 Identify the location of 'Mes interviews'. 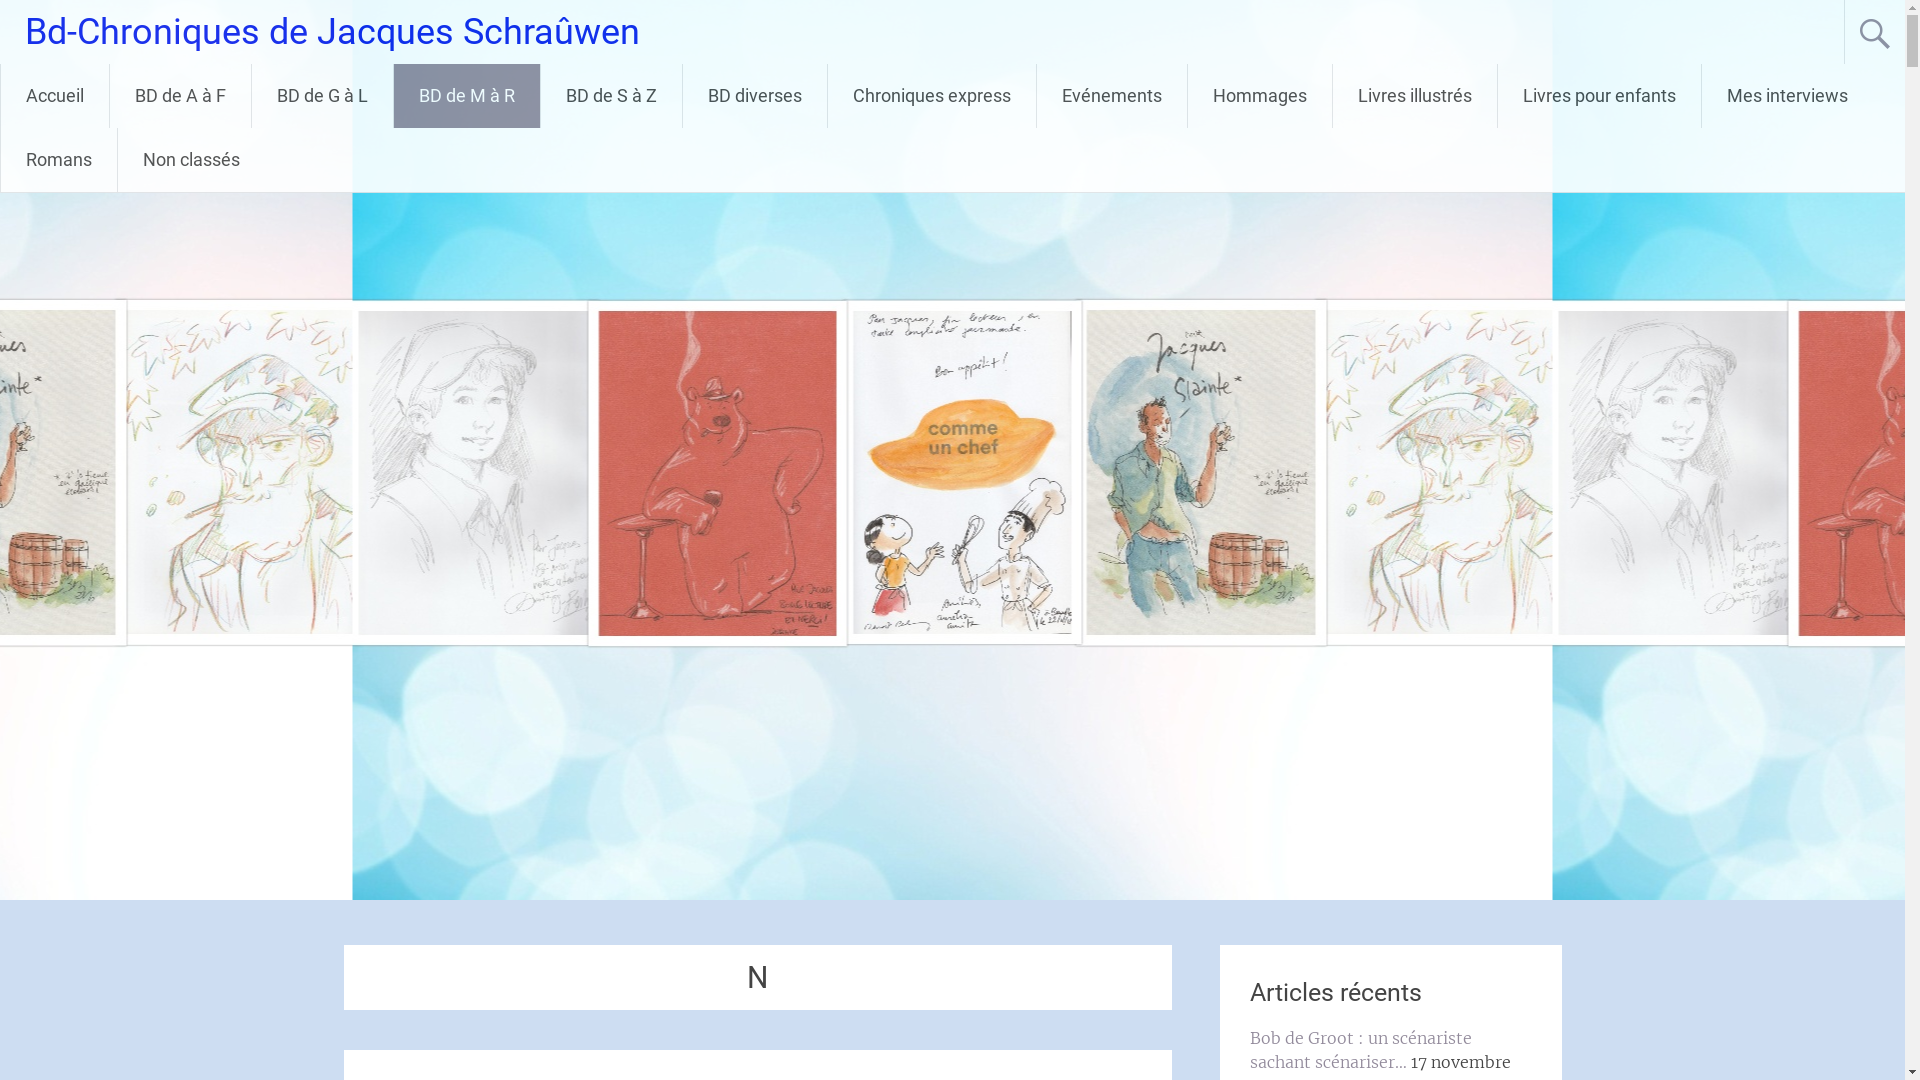
(1701, 96).